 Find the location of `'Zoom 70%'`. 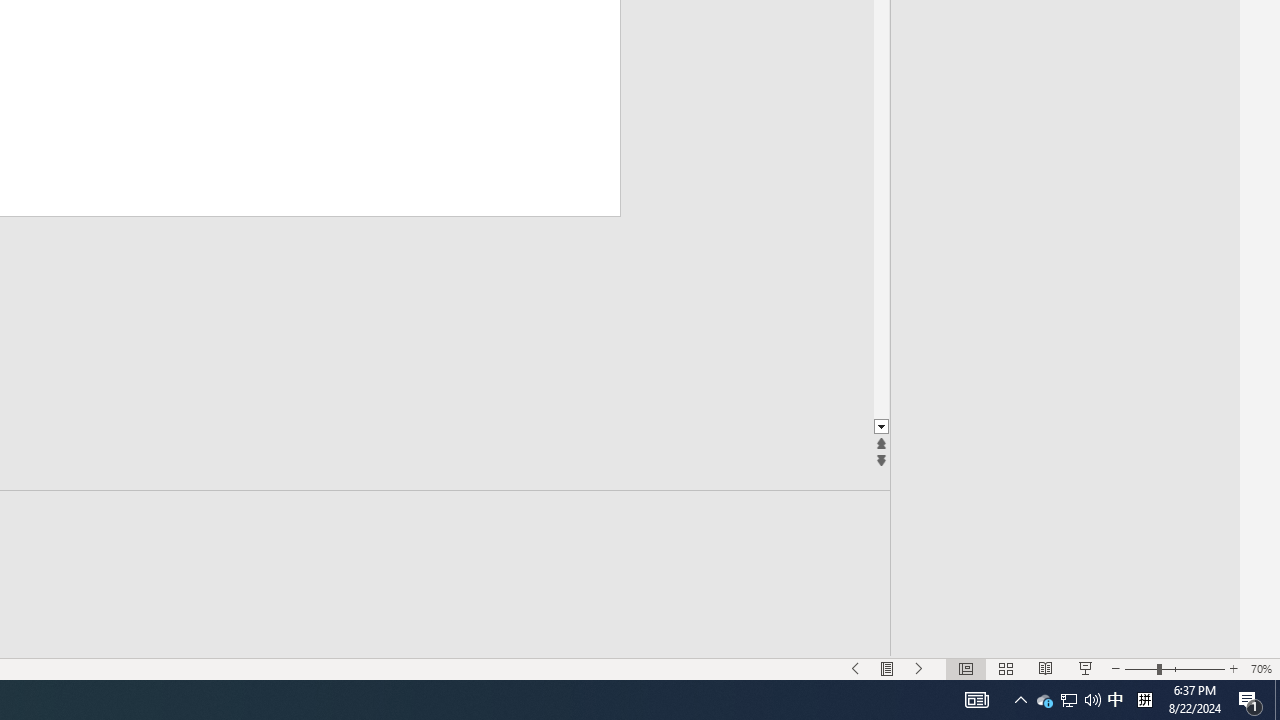

'Zoom 70%' is located at coordinates (1260, 669).